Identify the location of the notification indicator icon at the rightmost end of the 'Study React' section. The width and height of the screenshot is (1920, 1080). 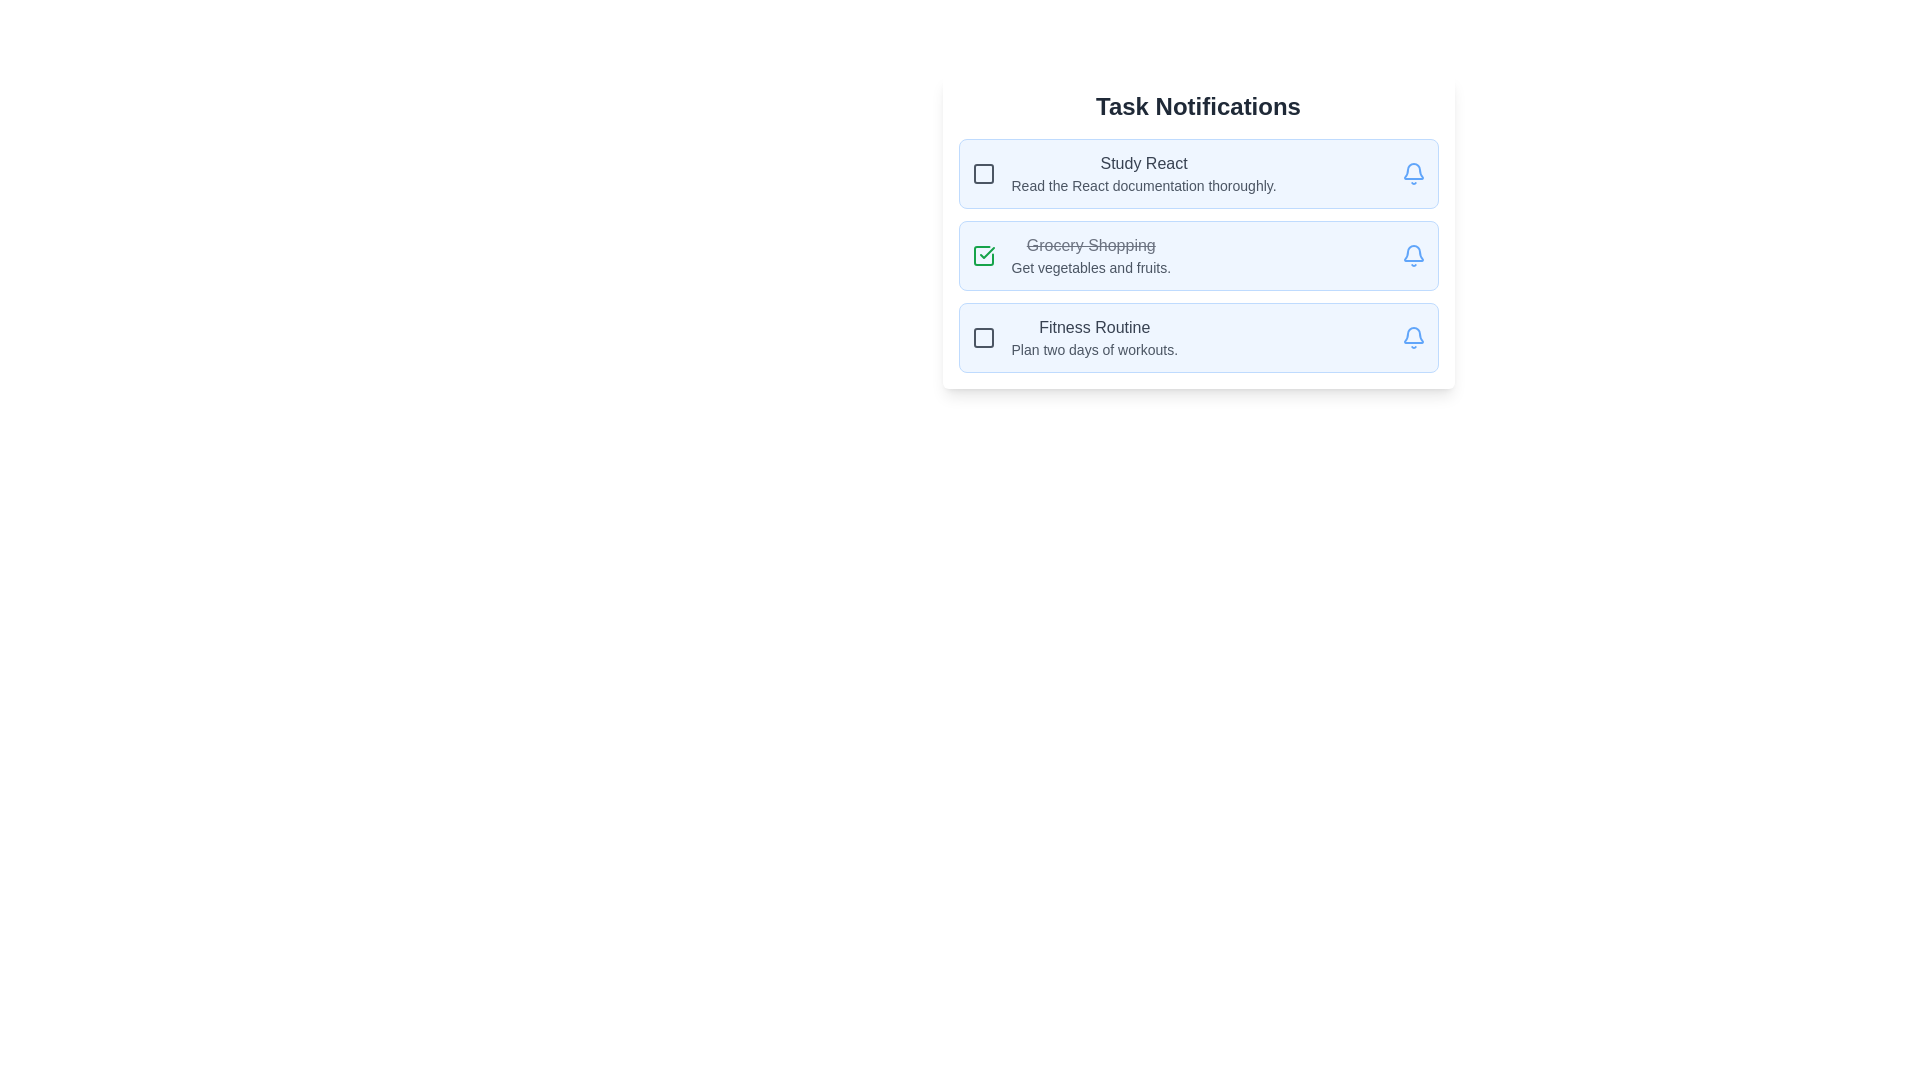
(1412, 172).